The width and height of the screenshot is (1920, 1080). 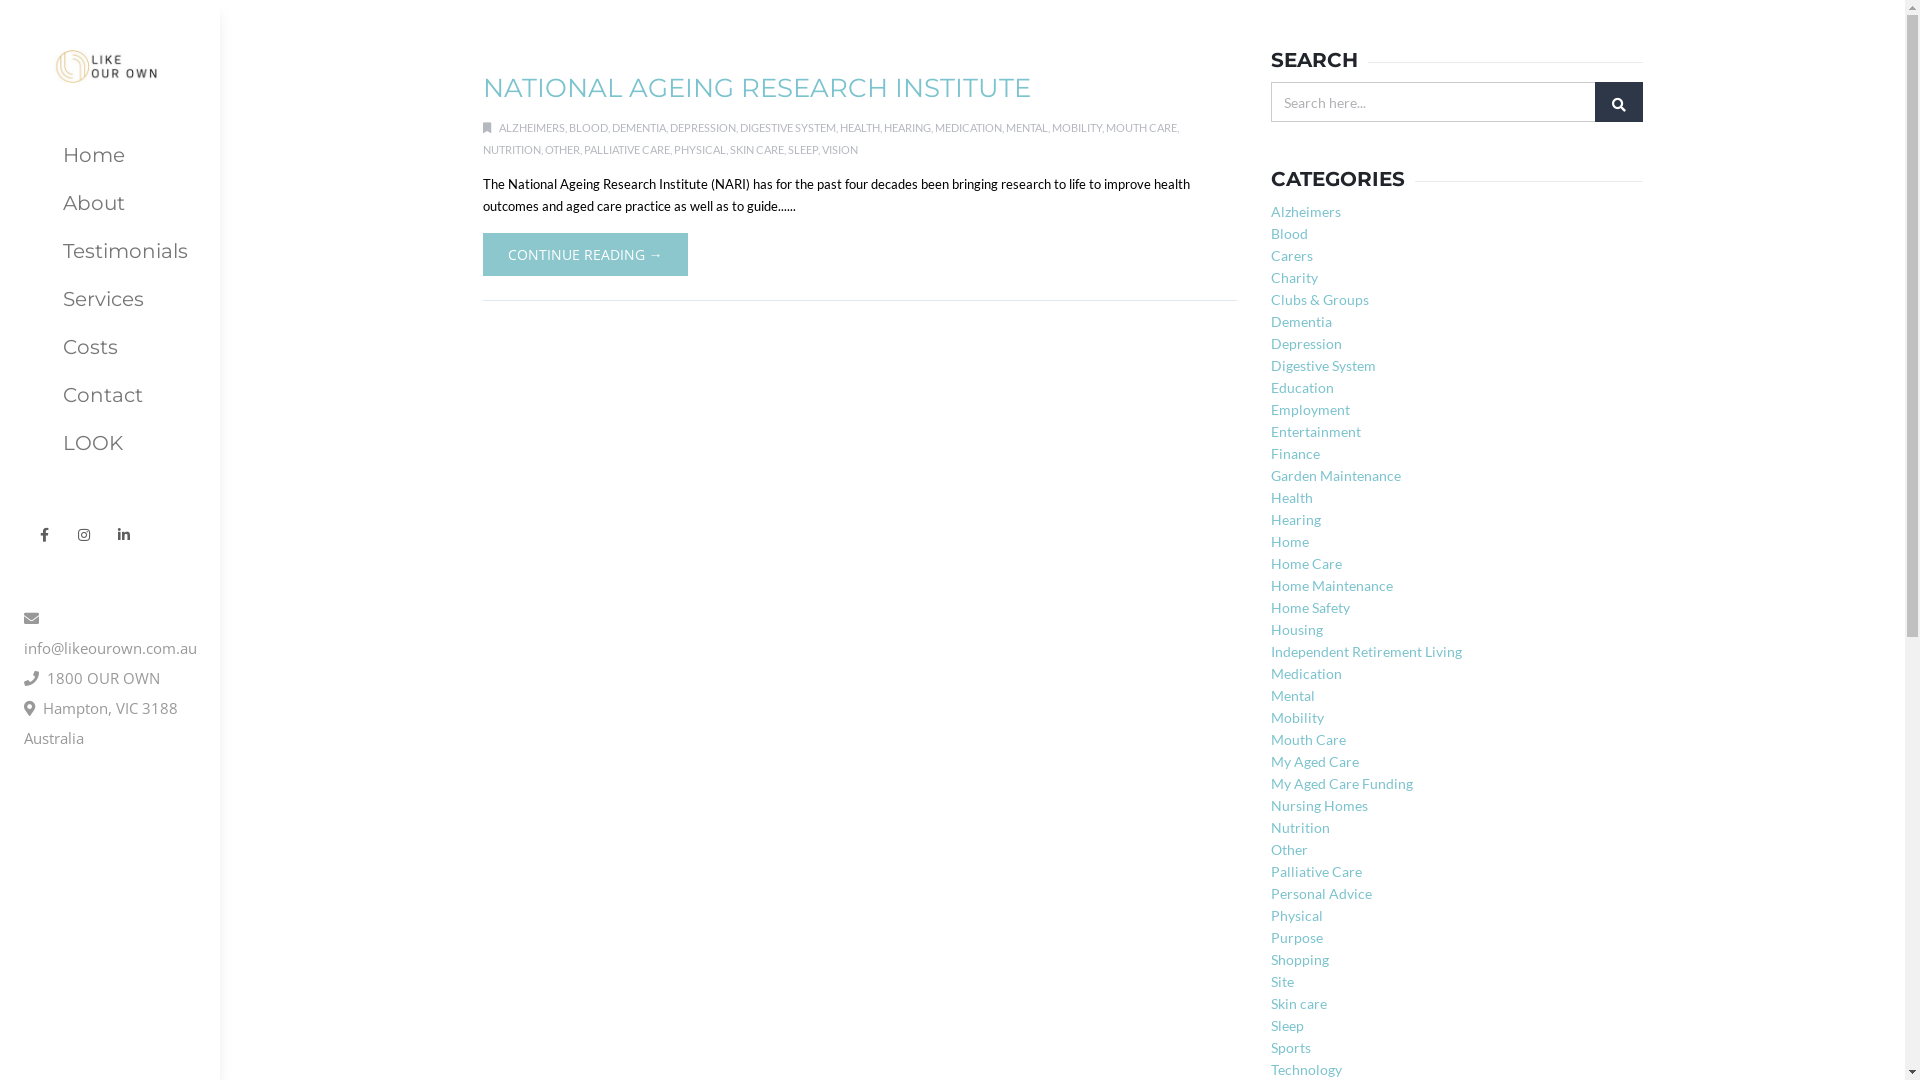 I want to click on 'ALZHEIMERS', so click(x=531, y=126).